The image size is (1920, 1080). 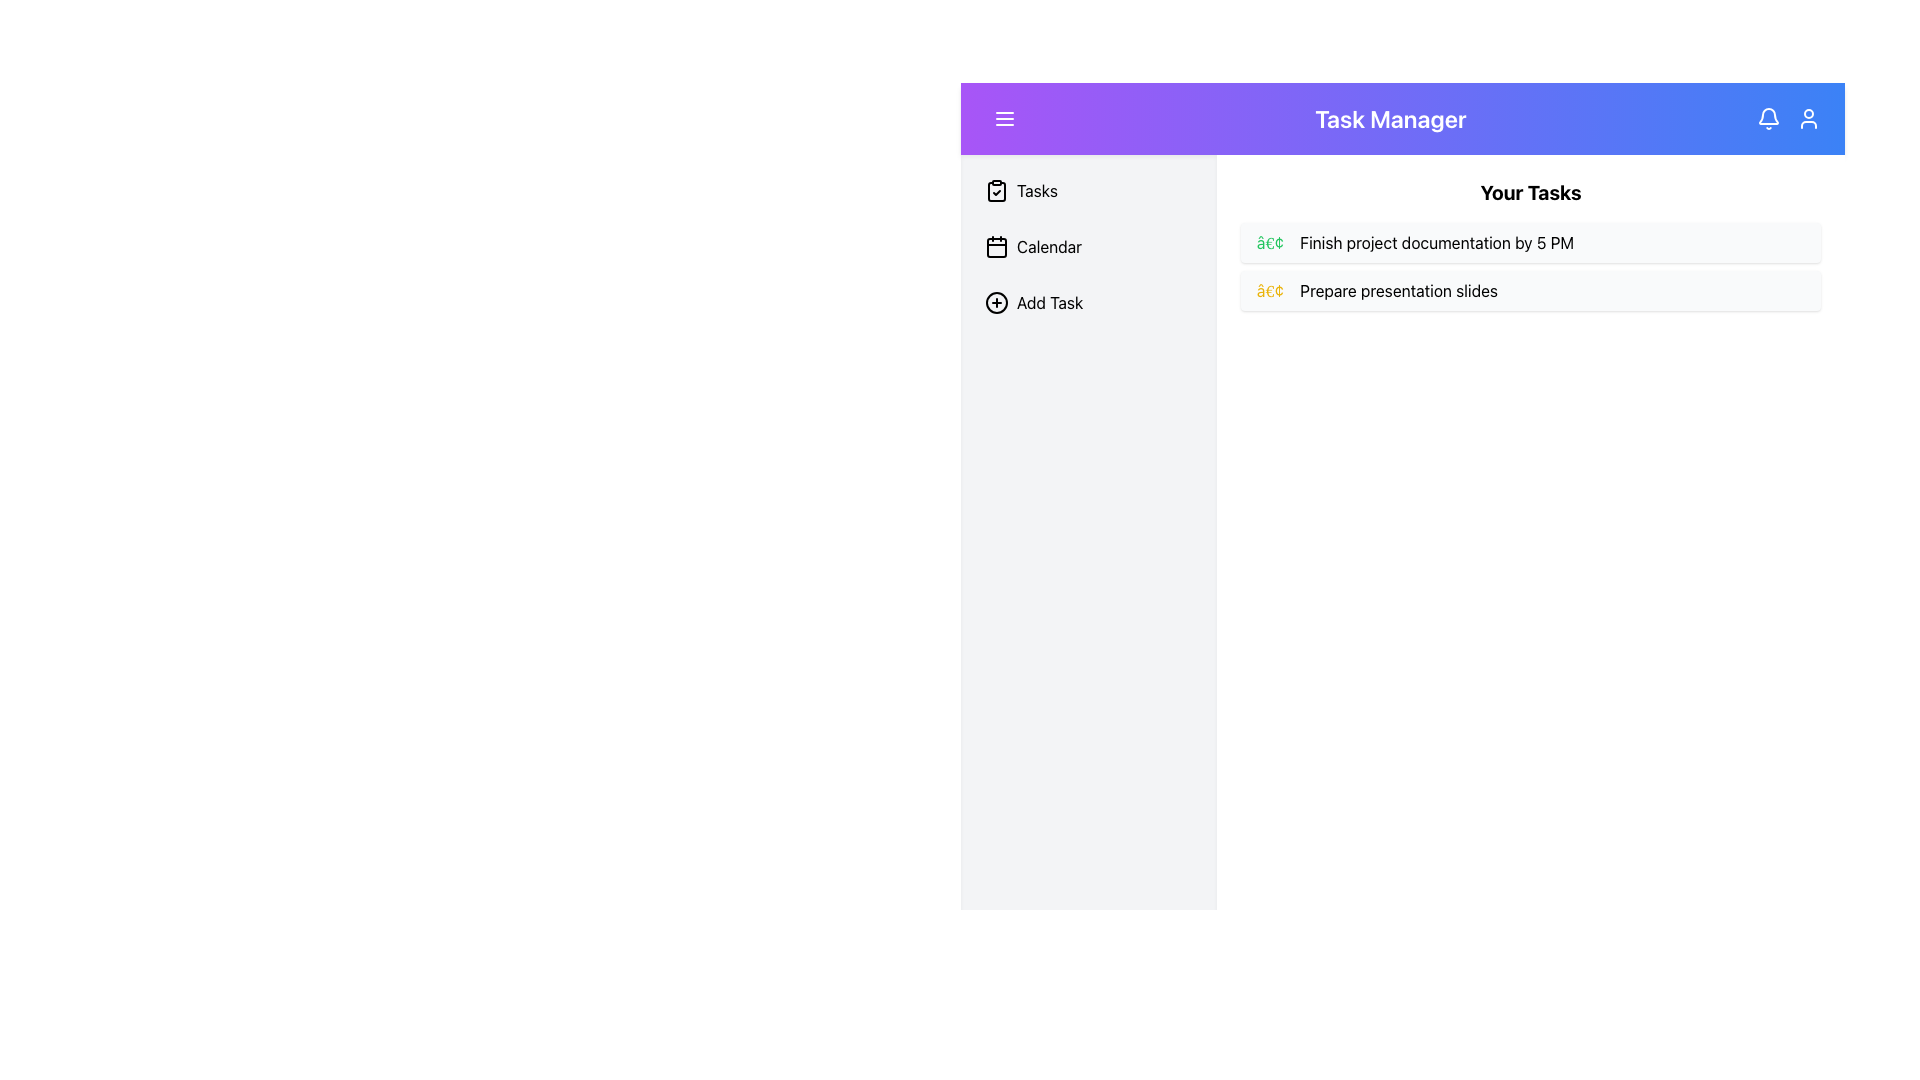 I want to click on the second task item in the 'Your Tasks' list, so click(x=1530, y=290).